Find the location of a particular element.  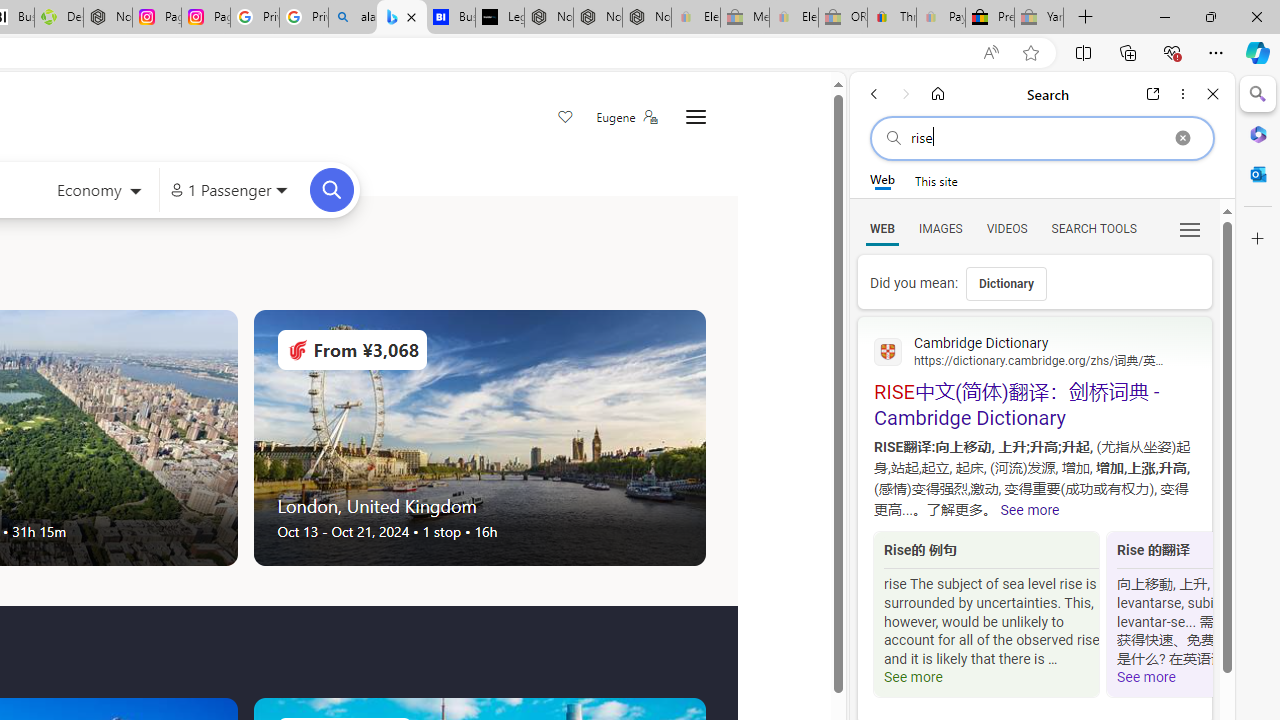

'Clear' is located at coordinates (1182, 137).